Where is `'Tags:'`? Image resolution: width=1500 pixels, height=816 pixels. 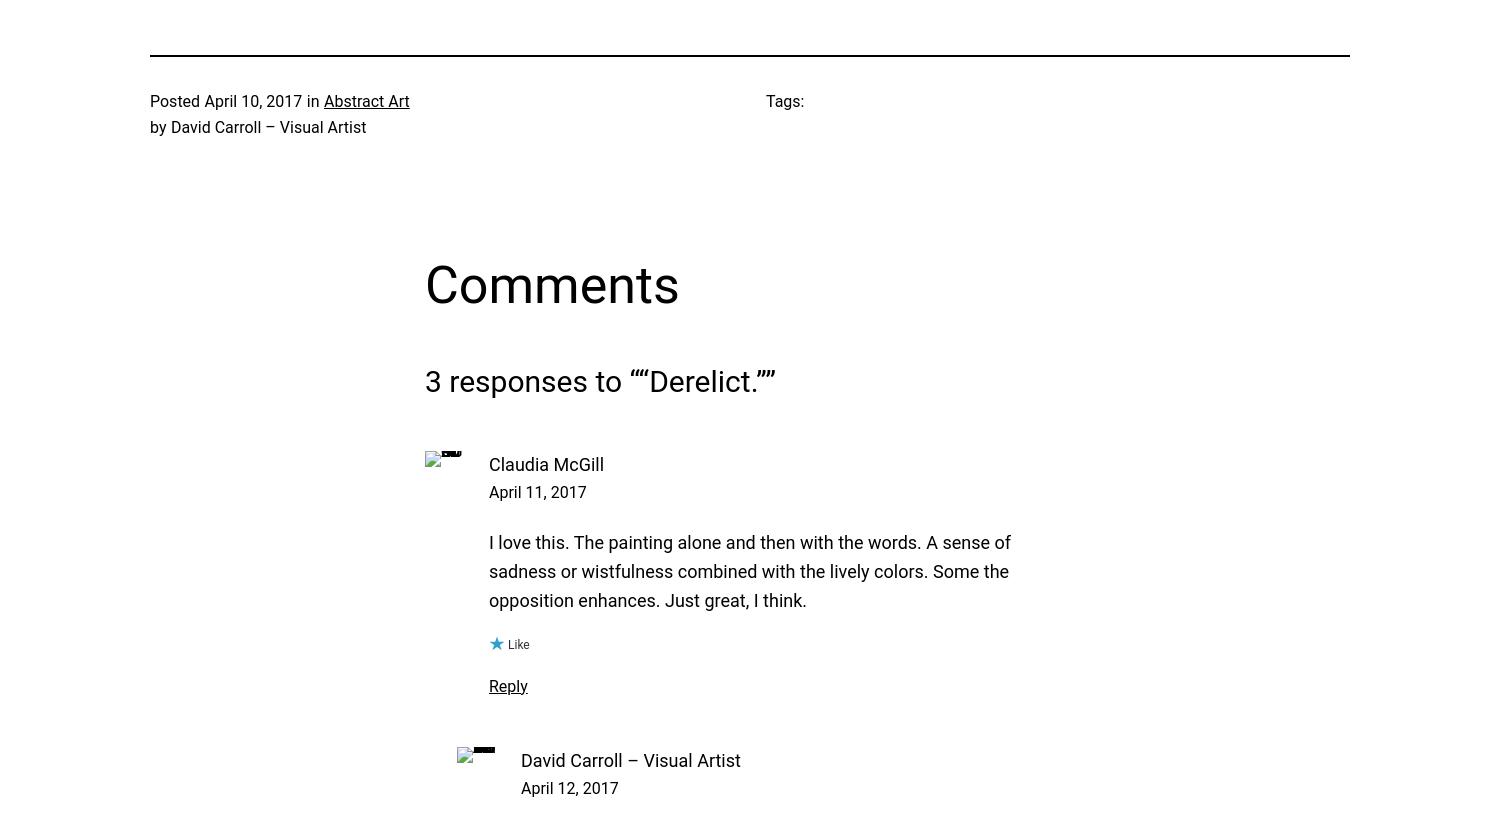
'Tags:' is located at coordinates (784, 99).